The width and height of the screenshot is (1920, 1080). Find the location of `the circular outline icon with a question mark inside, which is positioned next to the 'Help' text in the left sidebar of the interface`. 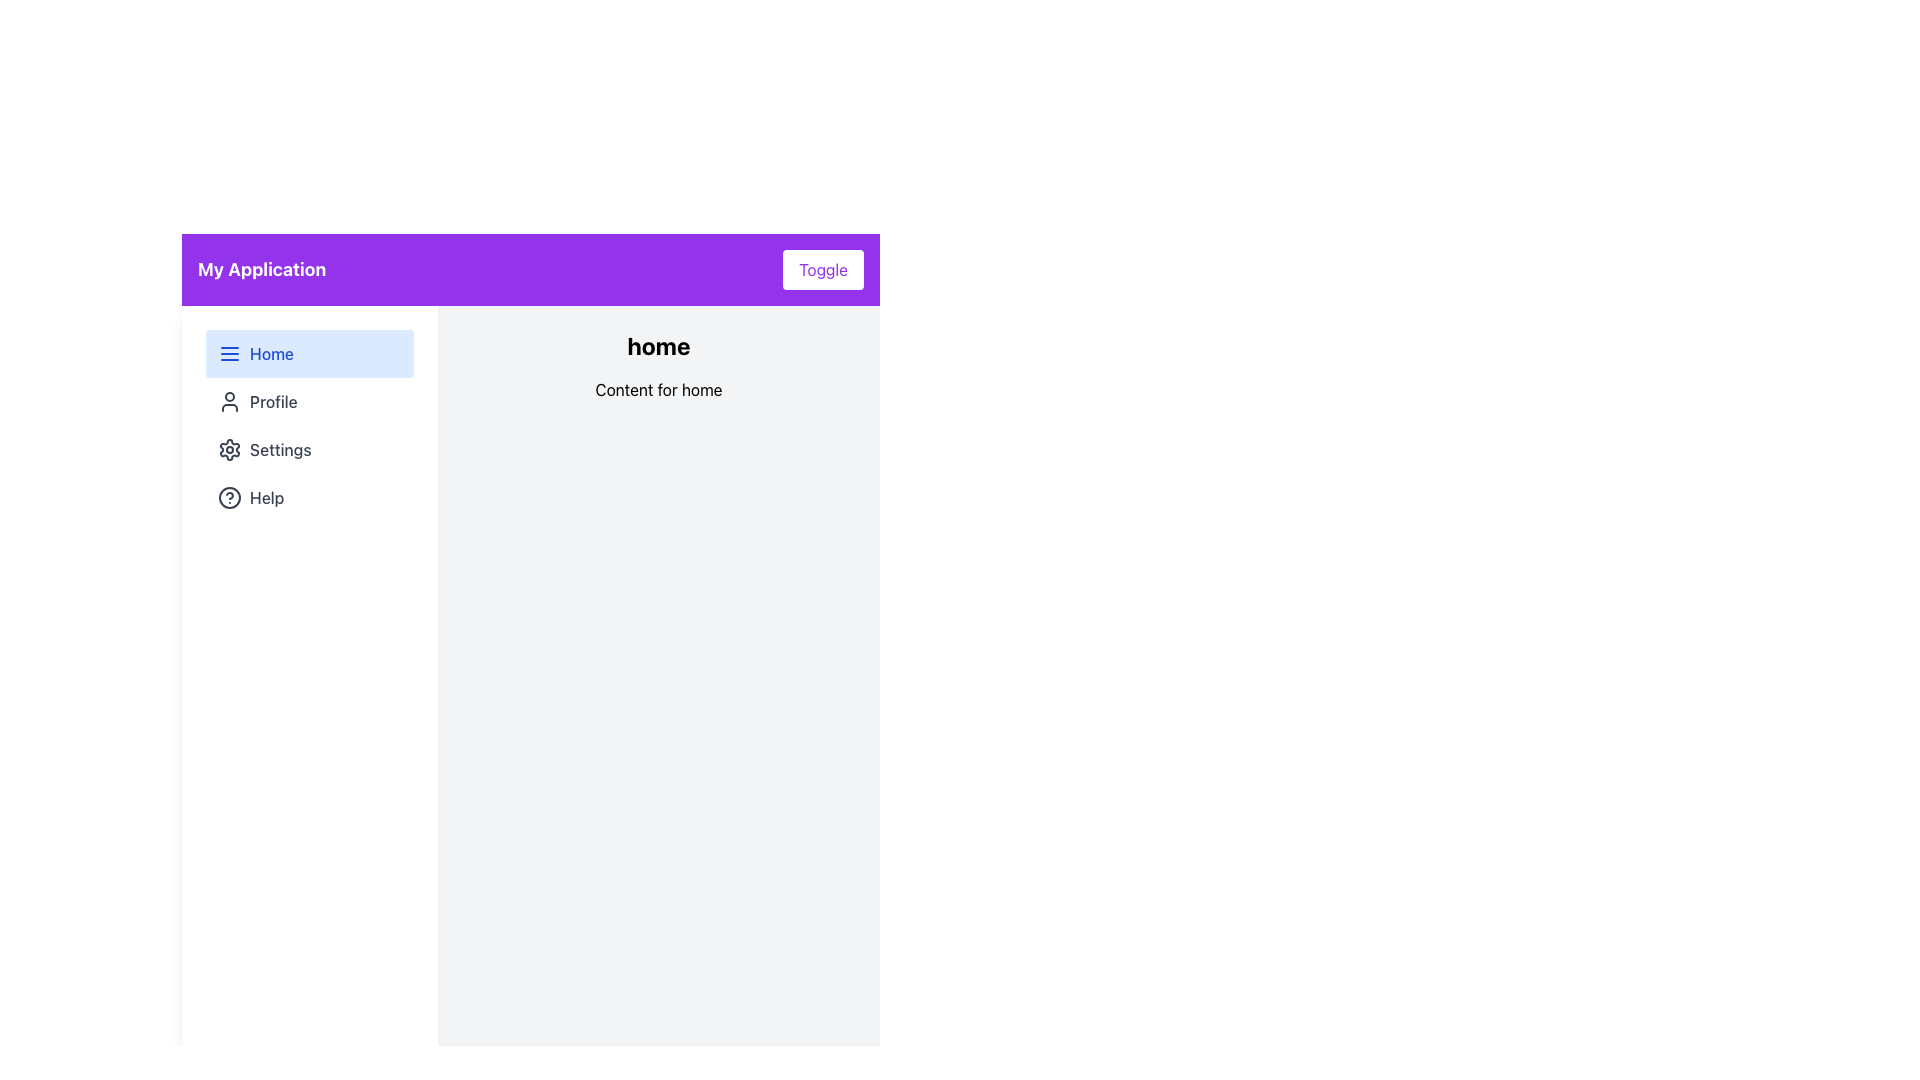

the circular outline icon with a question mark inside, which is positioned next to the 'Help' text in the left sidebar of the interface is located at coordinates (230, 496).